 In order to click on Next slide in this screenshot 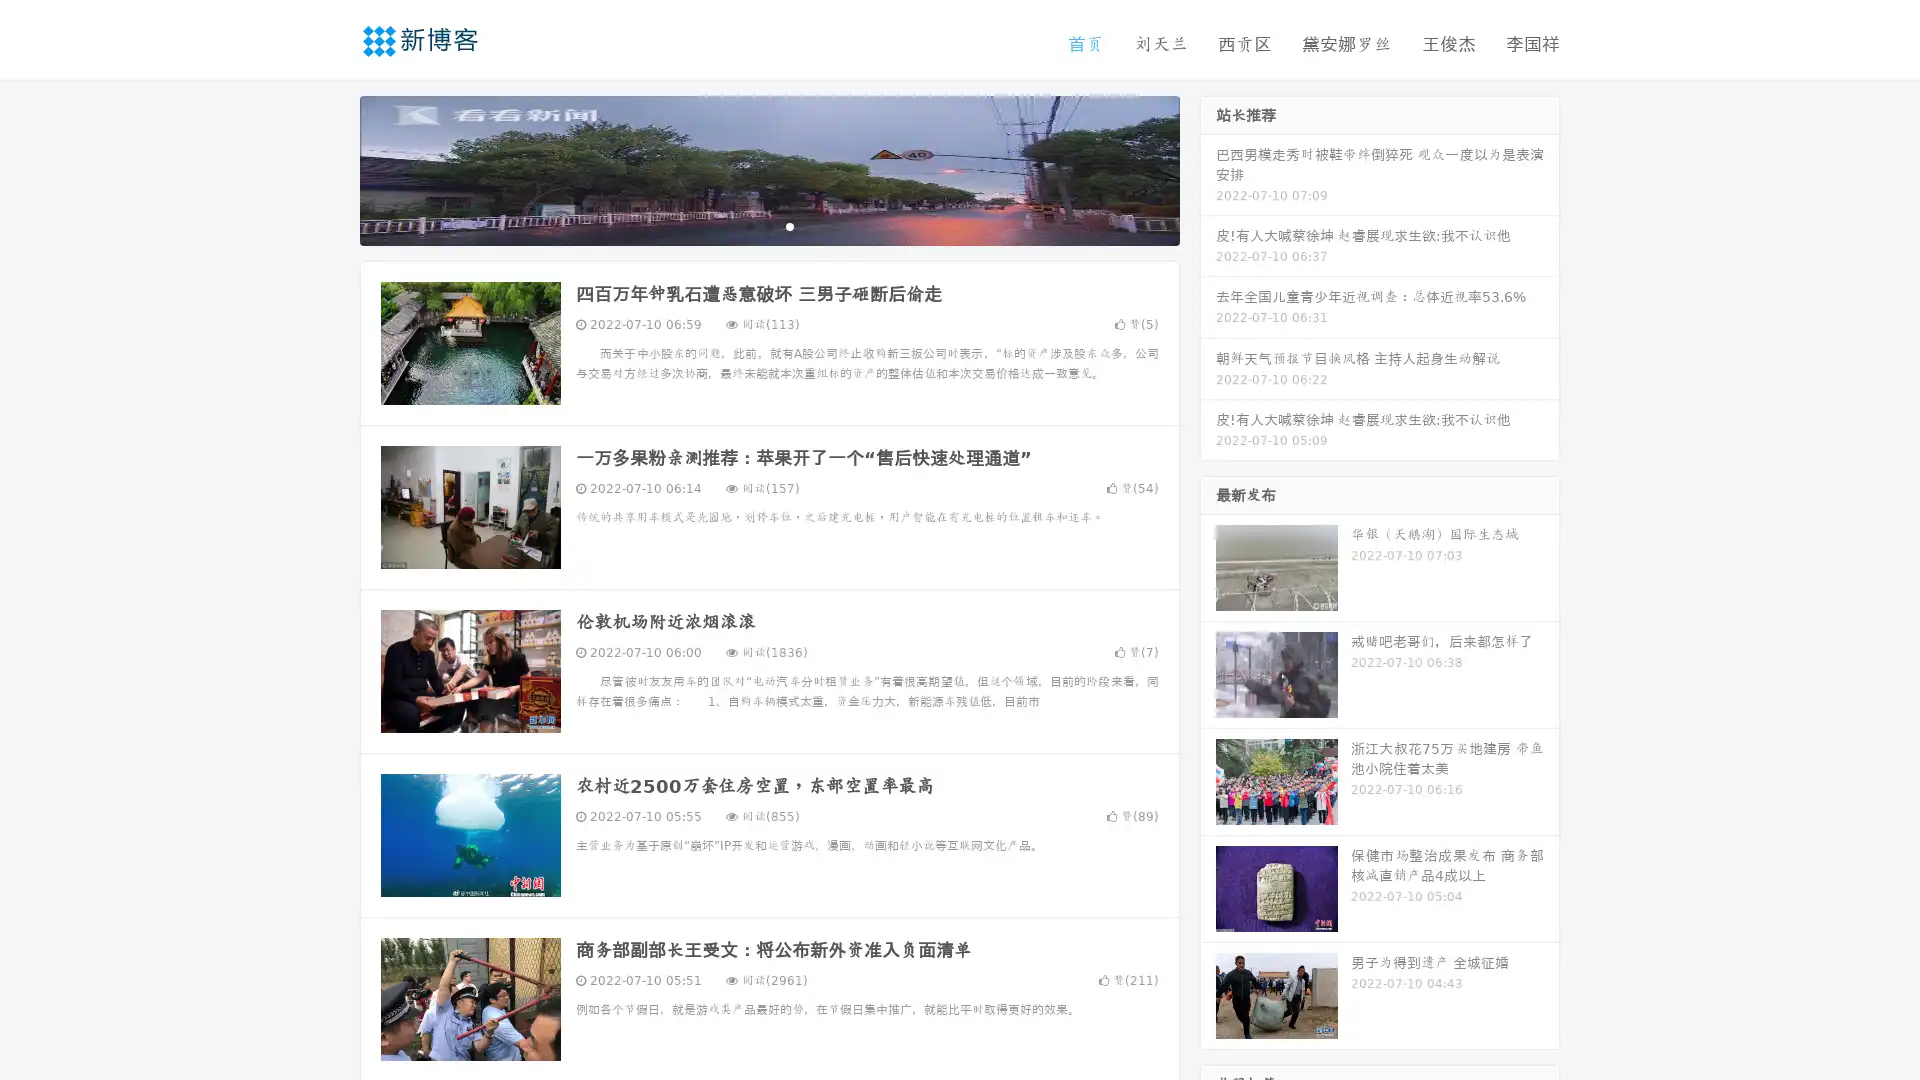, I will do `click(1208, 168)`.